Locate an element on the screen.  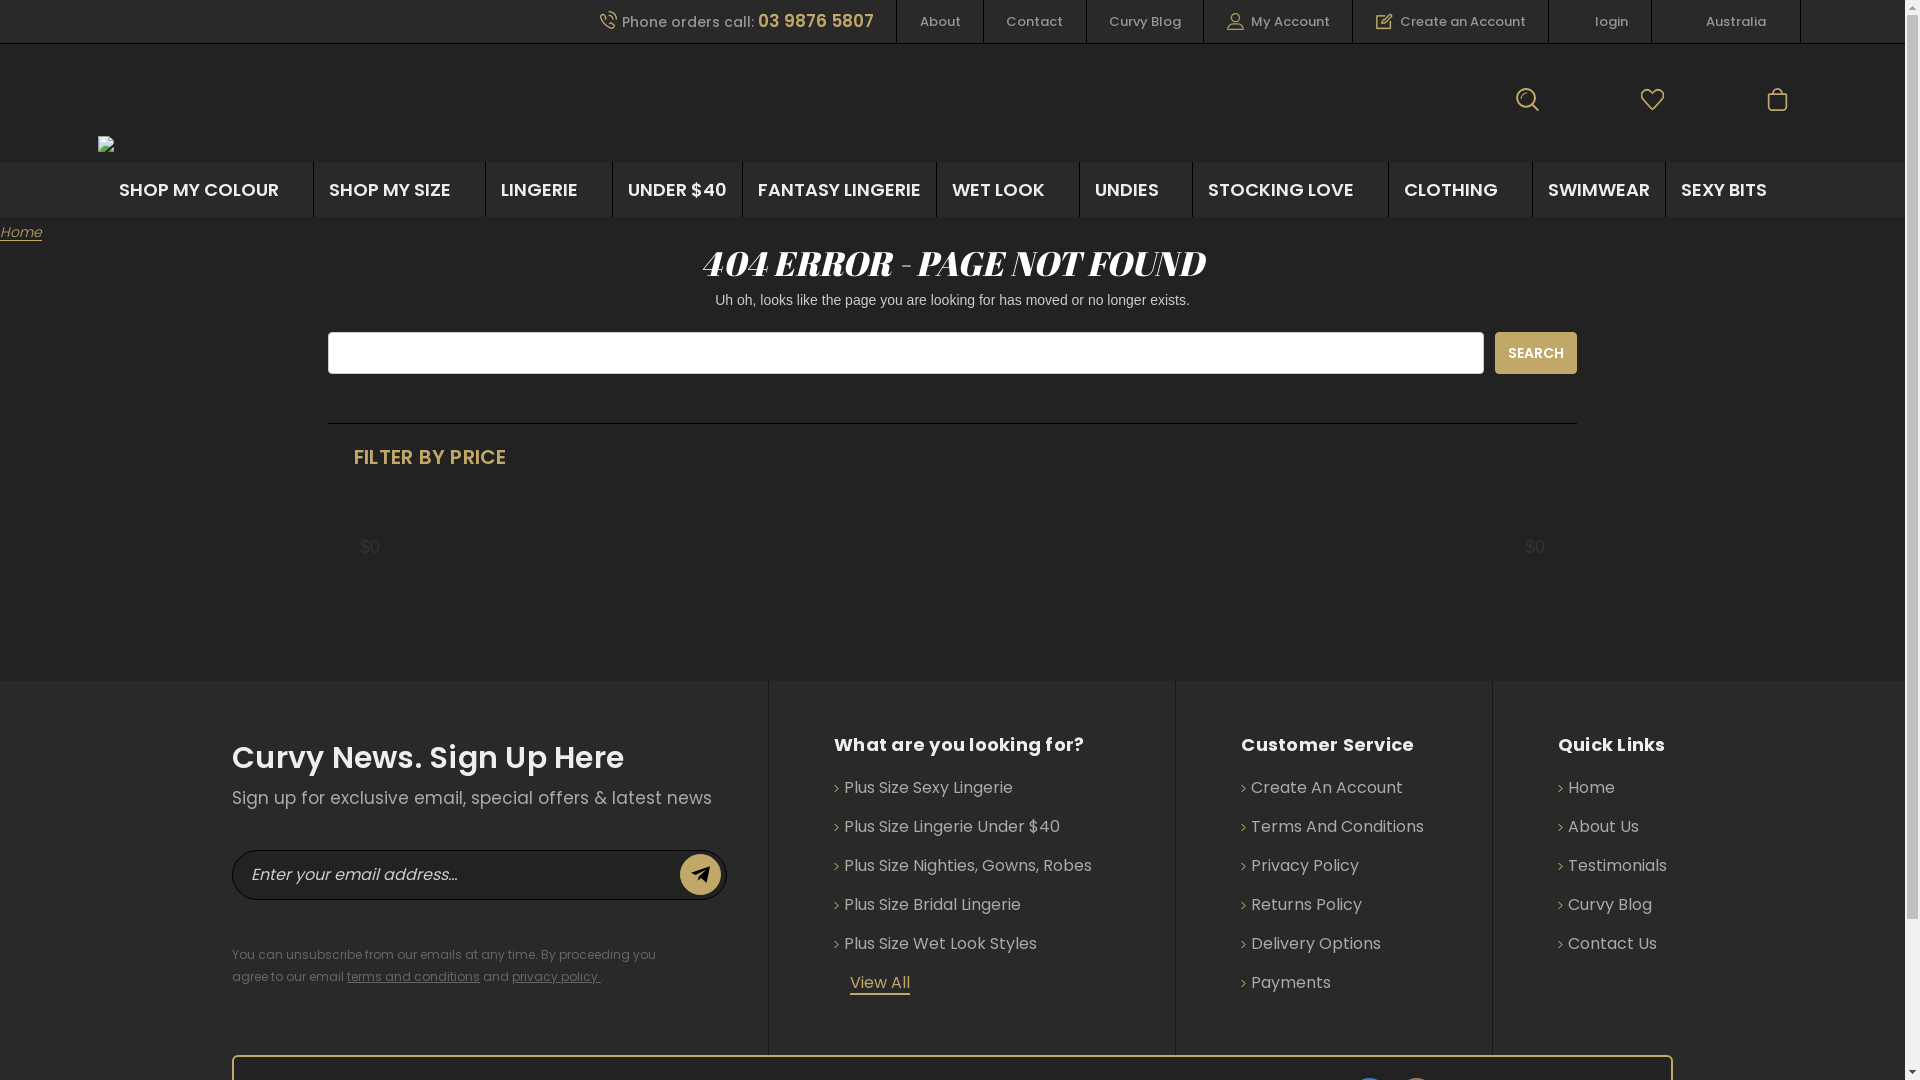
'WET LOOK' is located at coordinates (1008, 189).